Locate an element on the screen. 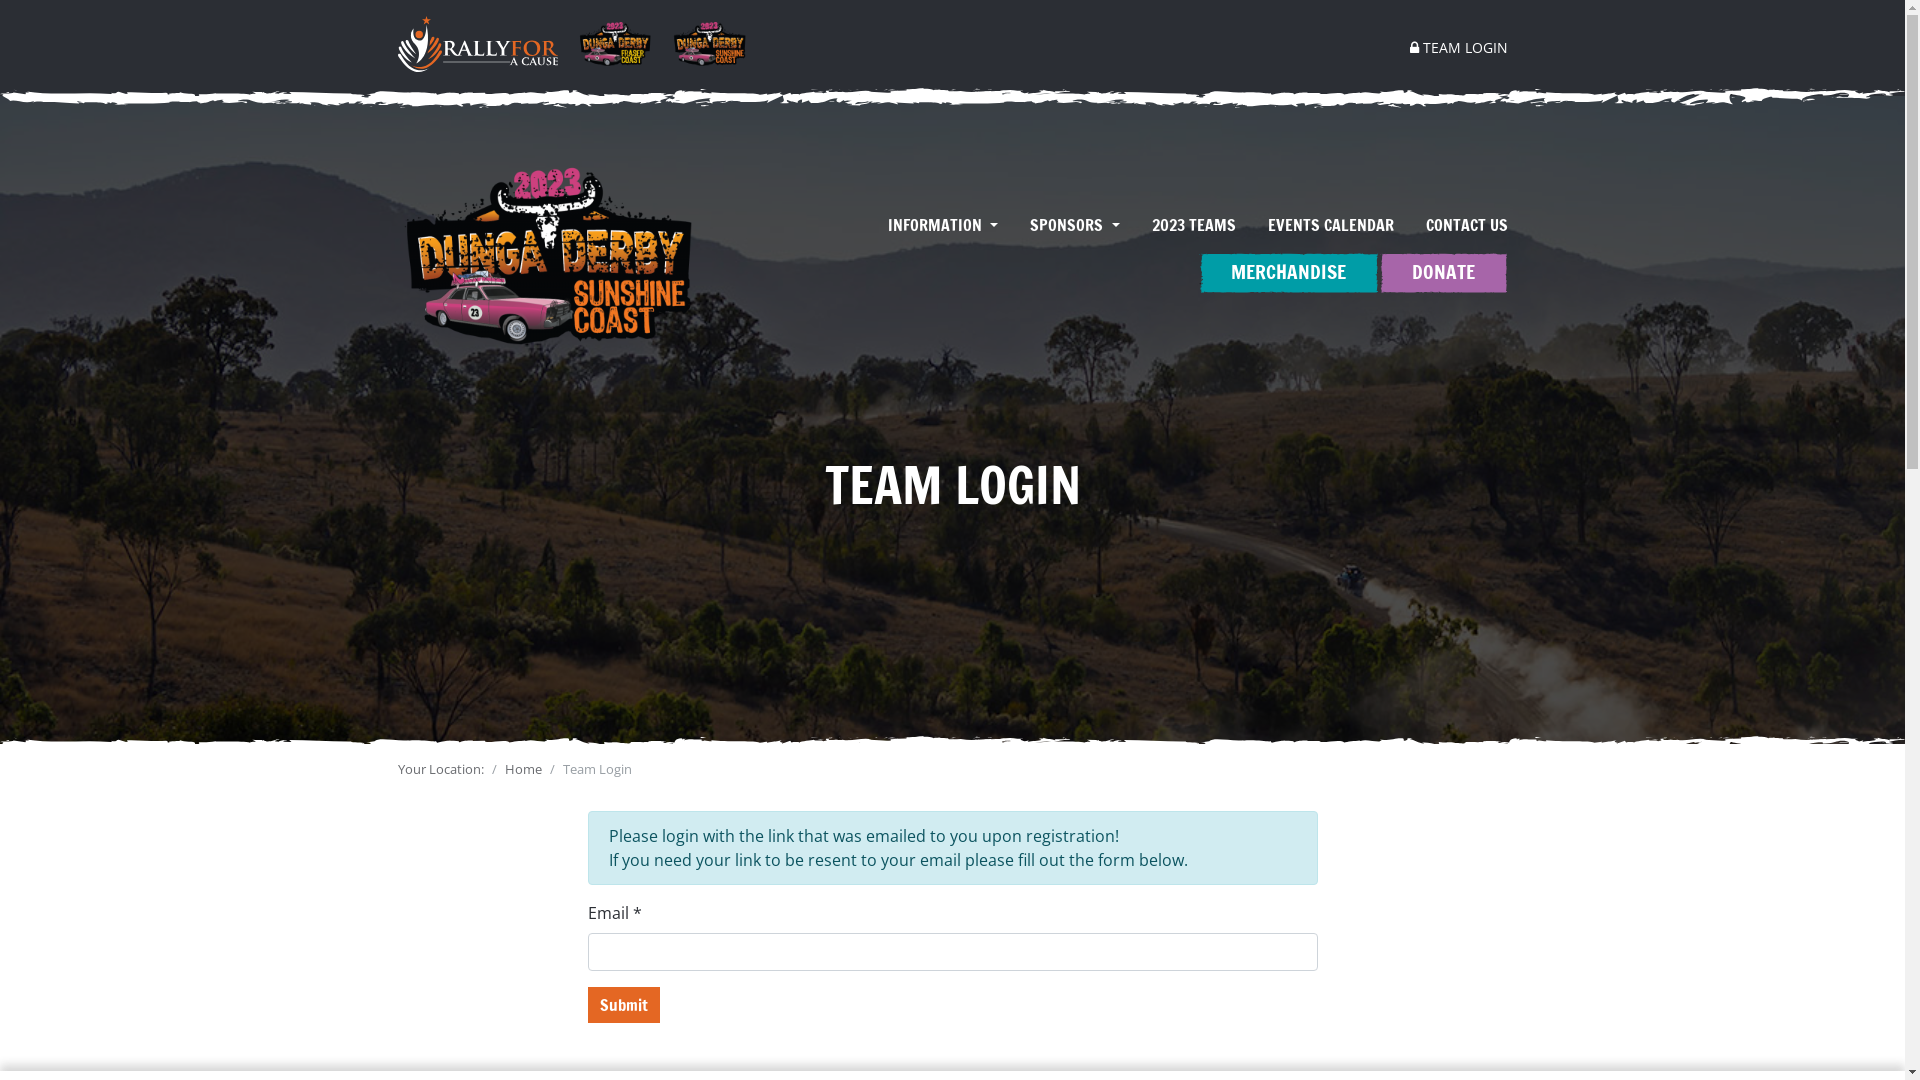 This screenshot has height=1080, width=1920. 'TEAM LOGIN' is located at coordinates (1450, 46).